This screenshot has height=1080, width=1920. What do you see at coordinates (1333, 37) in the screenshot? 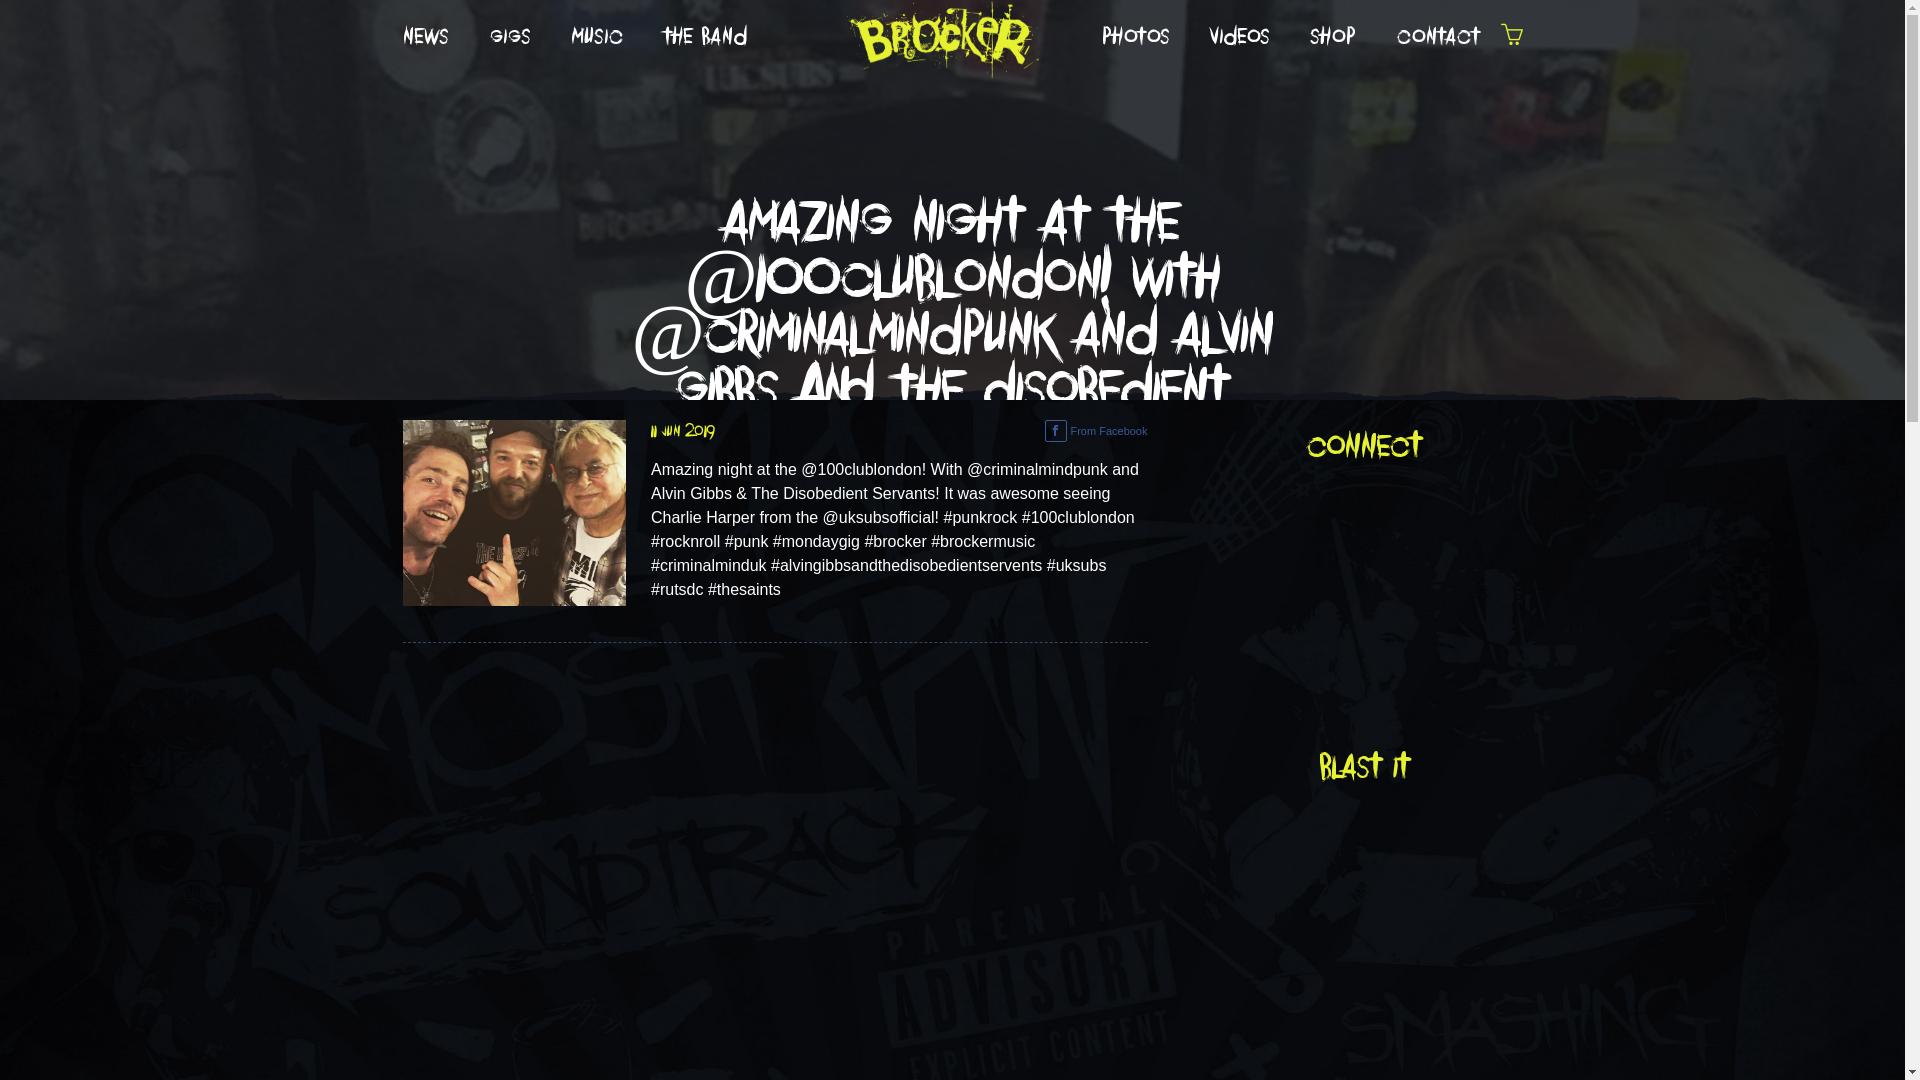
I see `'shop'` at bounding box center [1333, 37].